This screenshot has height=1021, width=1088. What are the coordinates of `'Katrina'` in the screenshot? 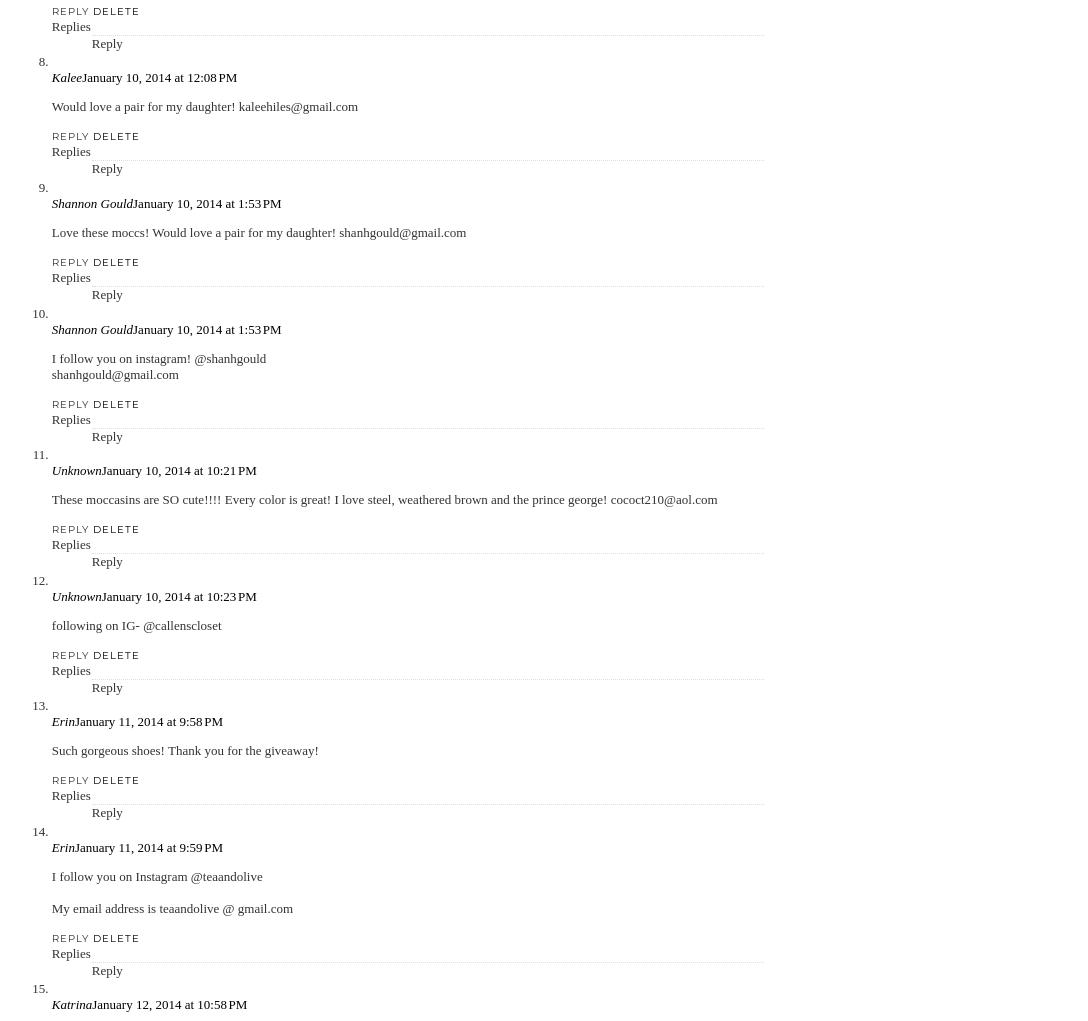 It's located at (71, 1004).